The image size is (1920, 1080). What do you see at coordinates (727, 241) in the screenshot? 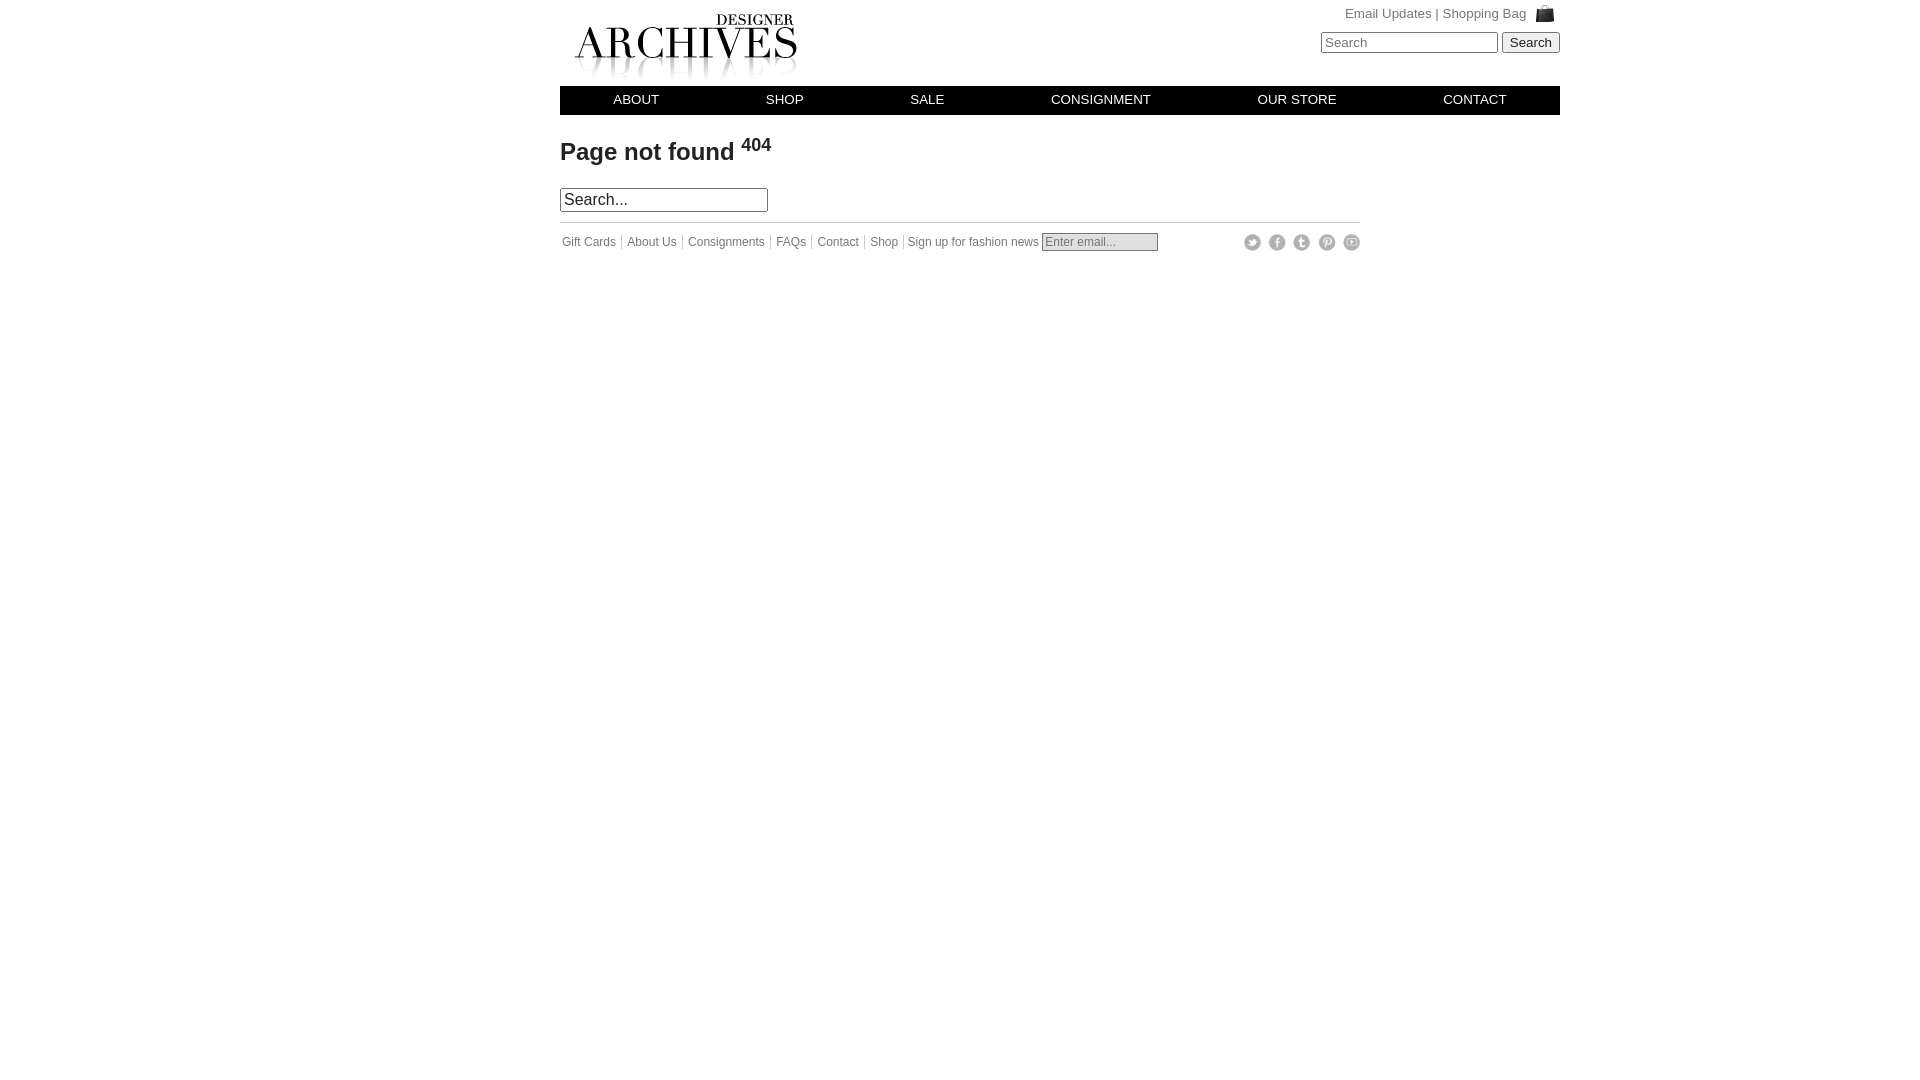
I see `'Consignments'` at bounding box center [727, 241].